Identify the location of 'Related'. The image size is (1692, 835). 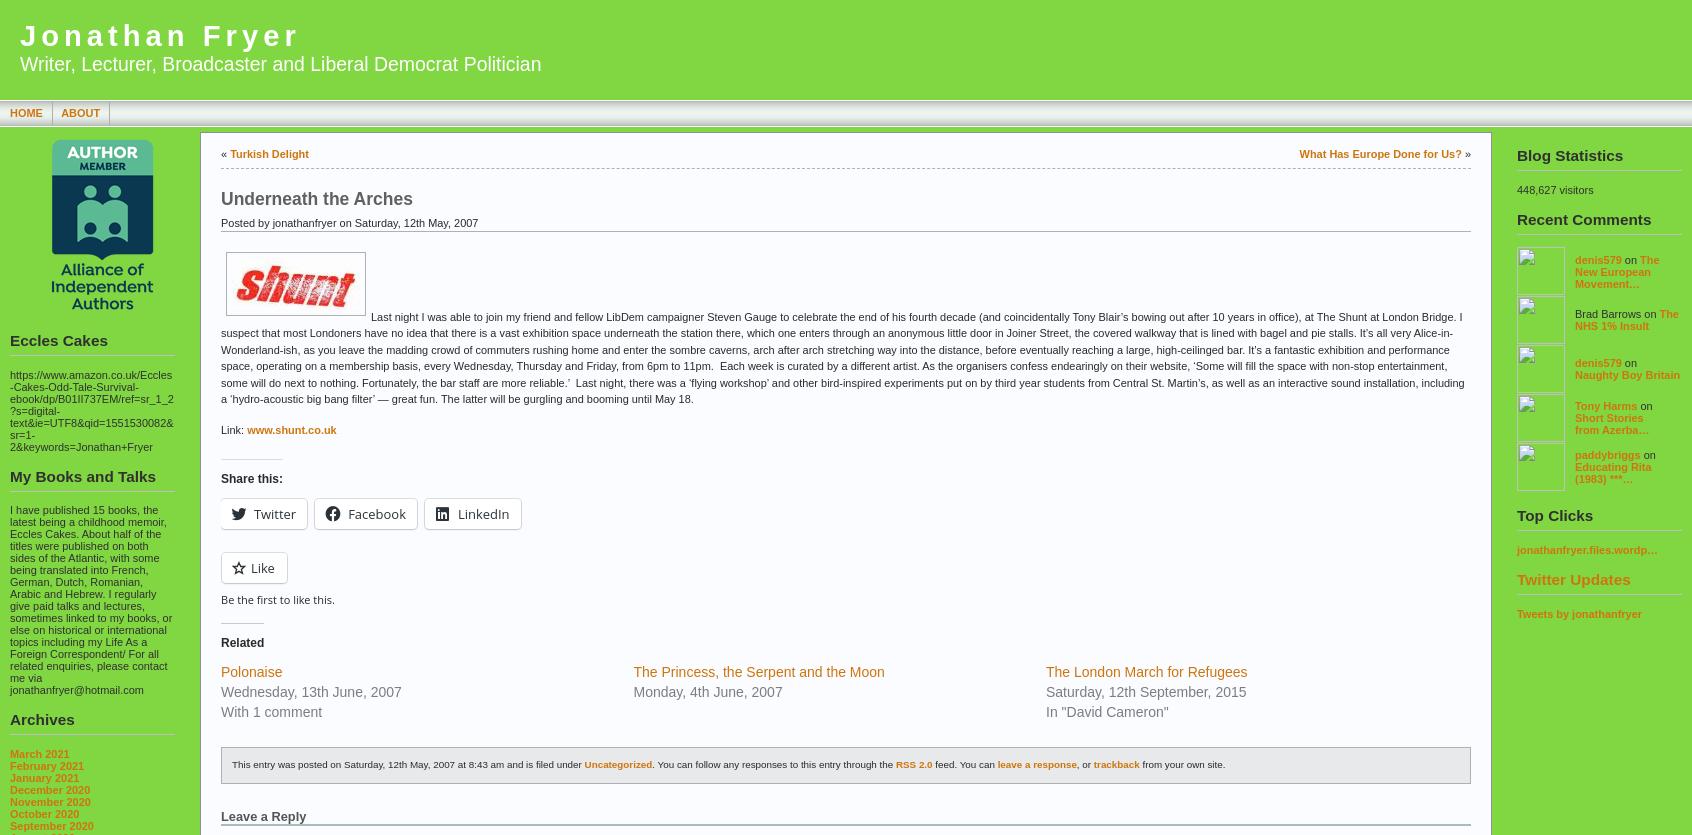
(242, 642).